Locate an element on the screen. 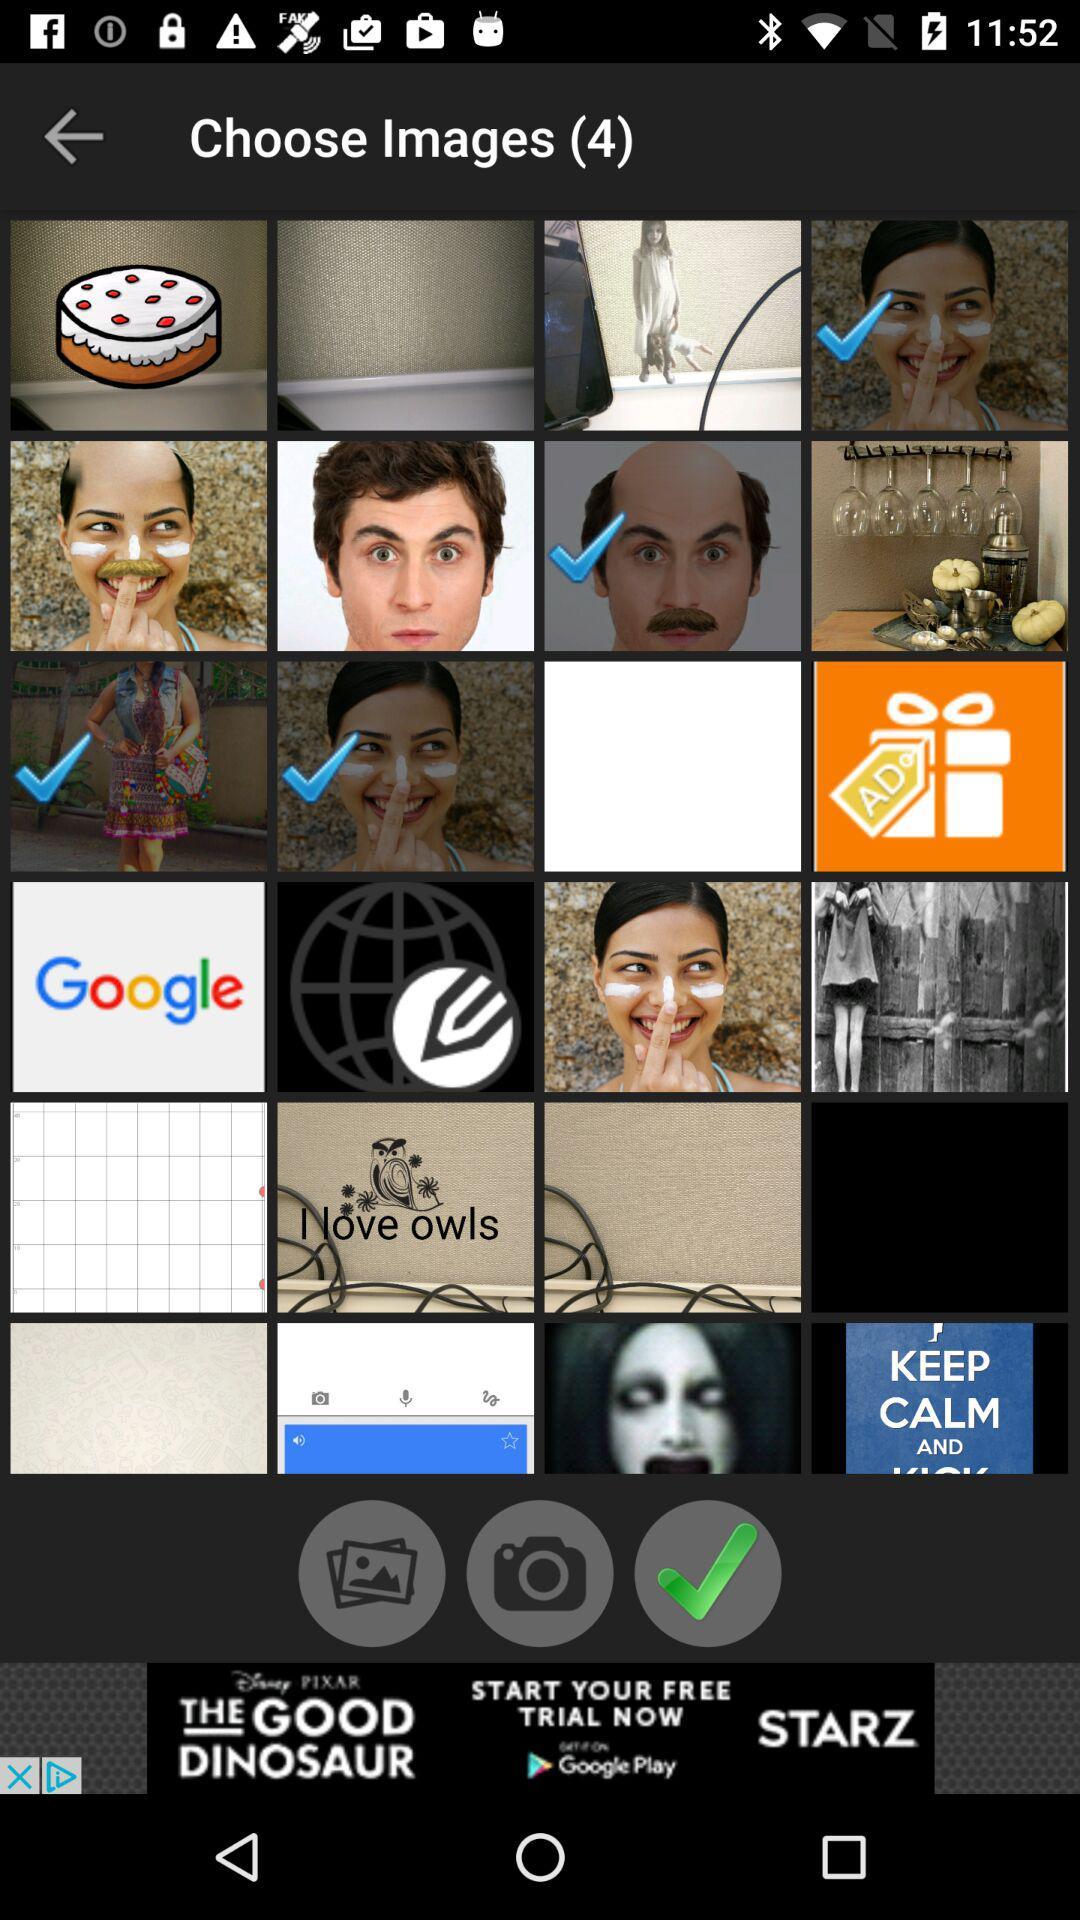  include photo in video is located at coordinates (672, 325).